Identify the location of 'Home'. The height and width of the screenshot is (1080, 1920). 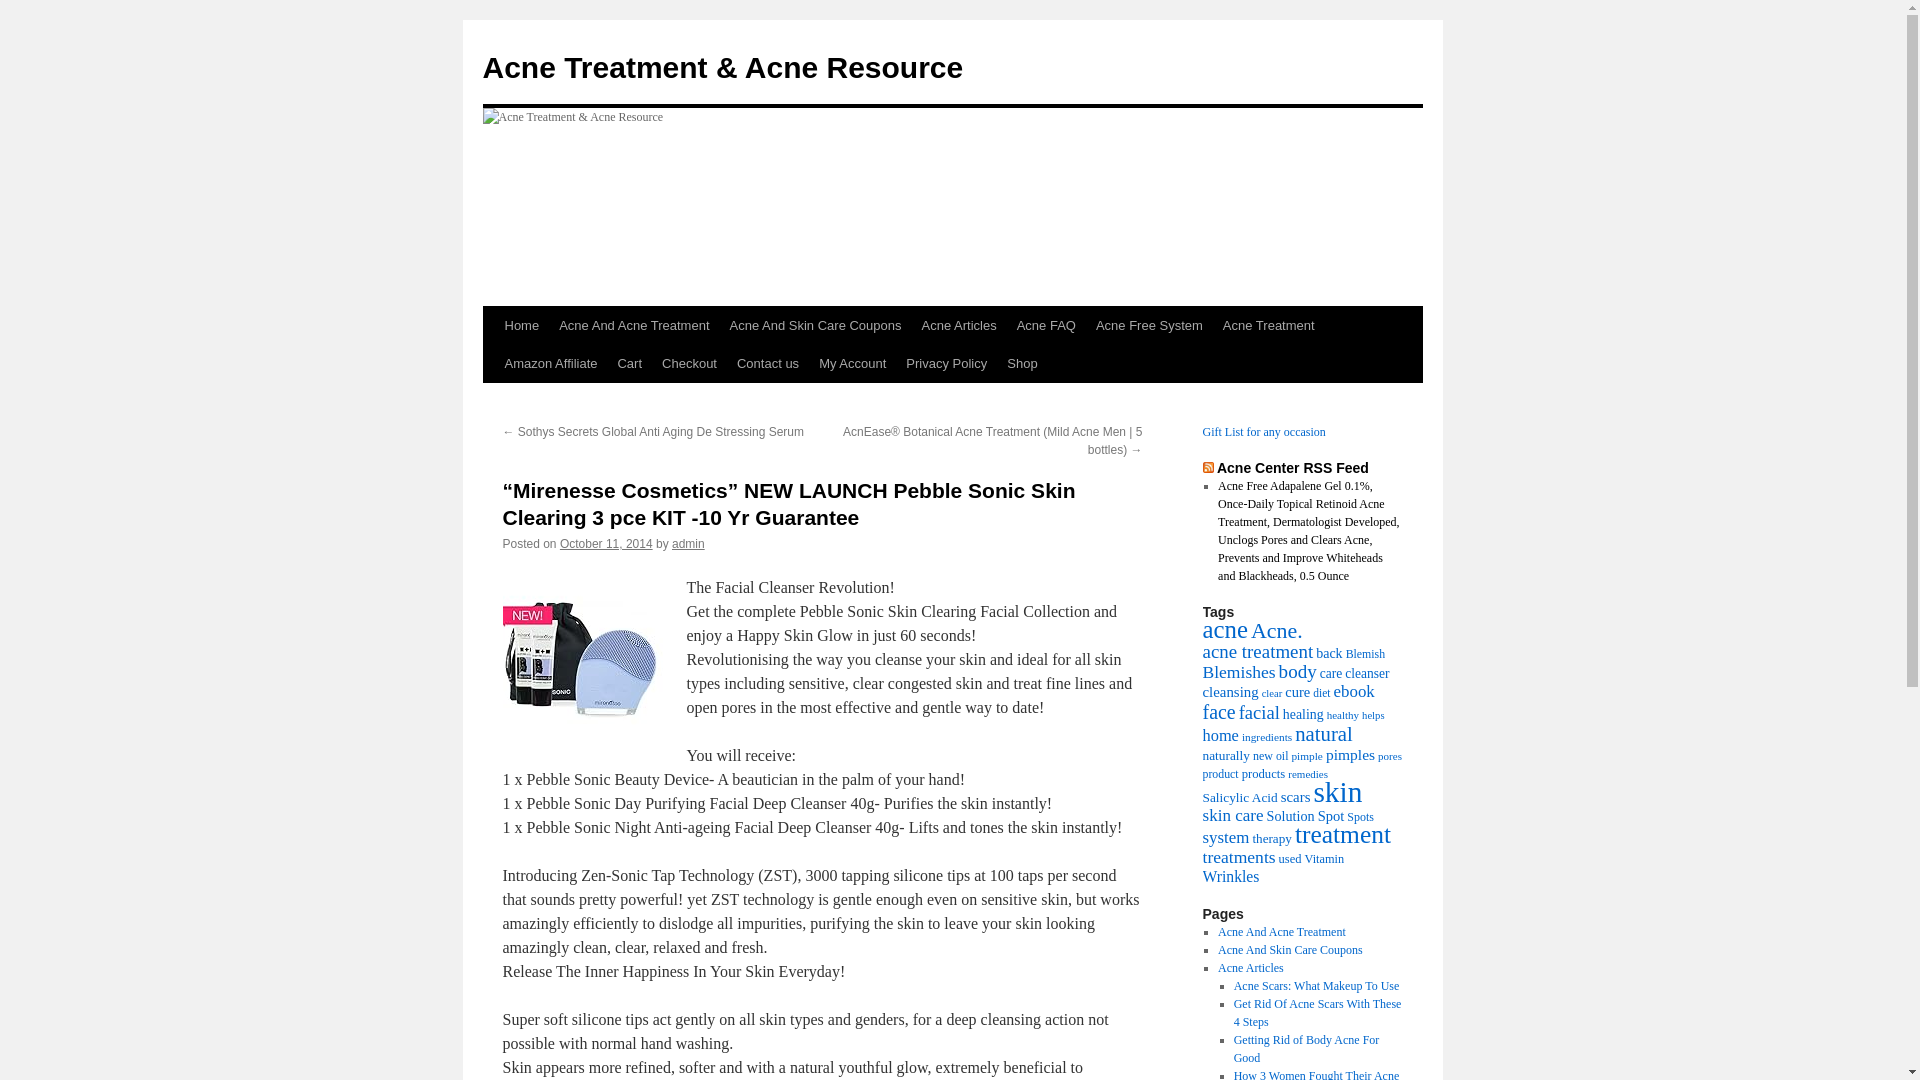
(494, 325).